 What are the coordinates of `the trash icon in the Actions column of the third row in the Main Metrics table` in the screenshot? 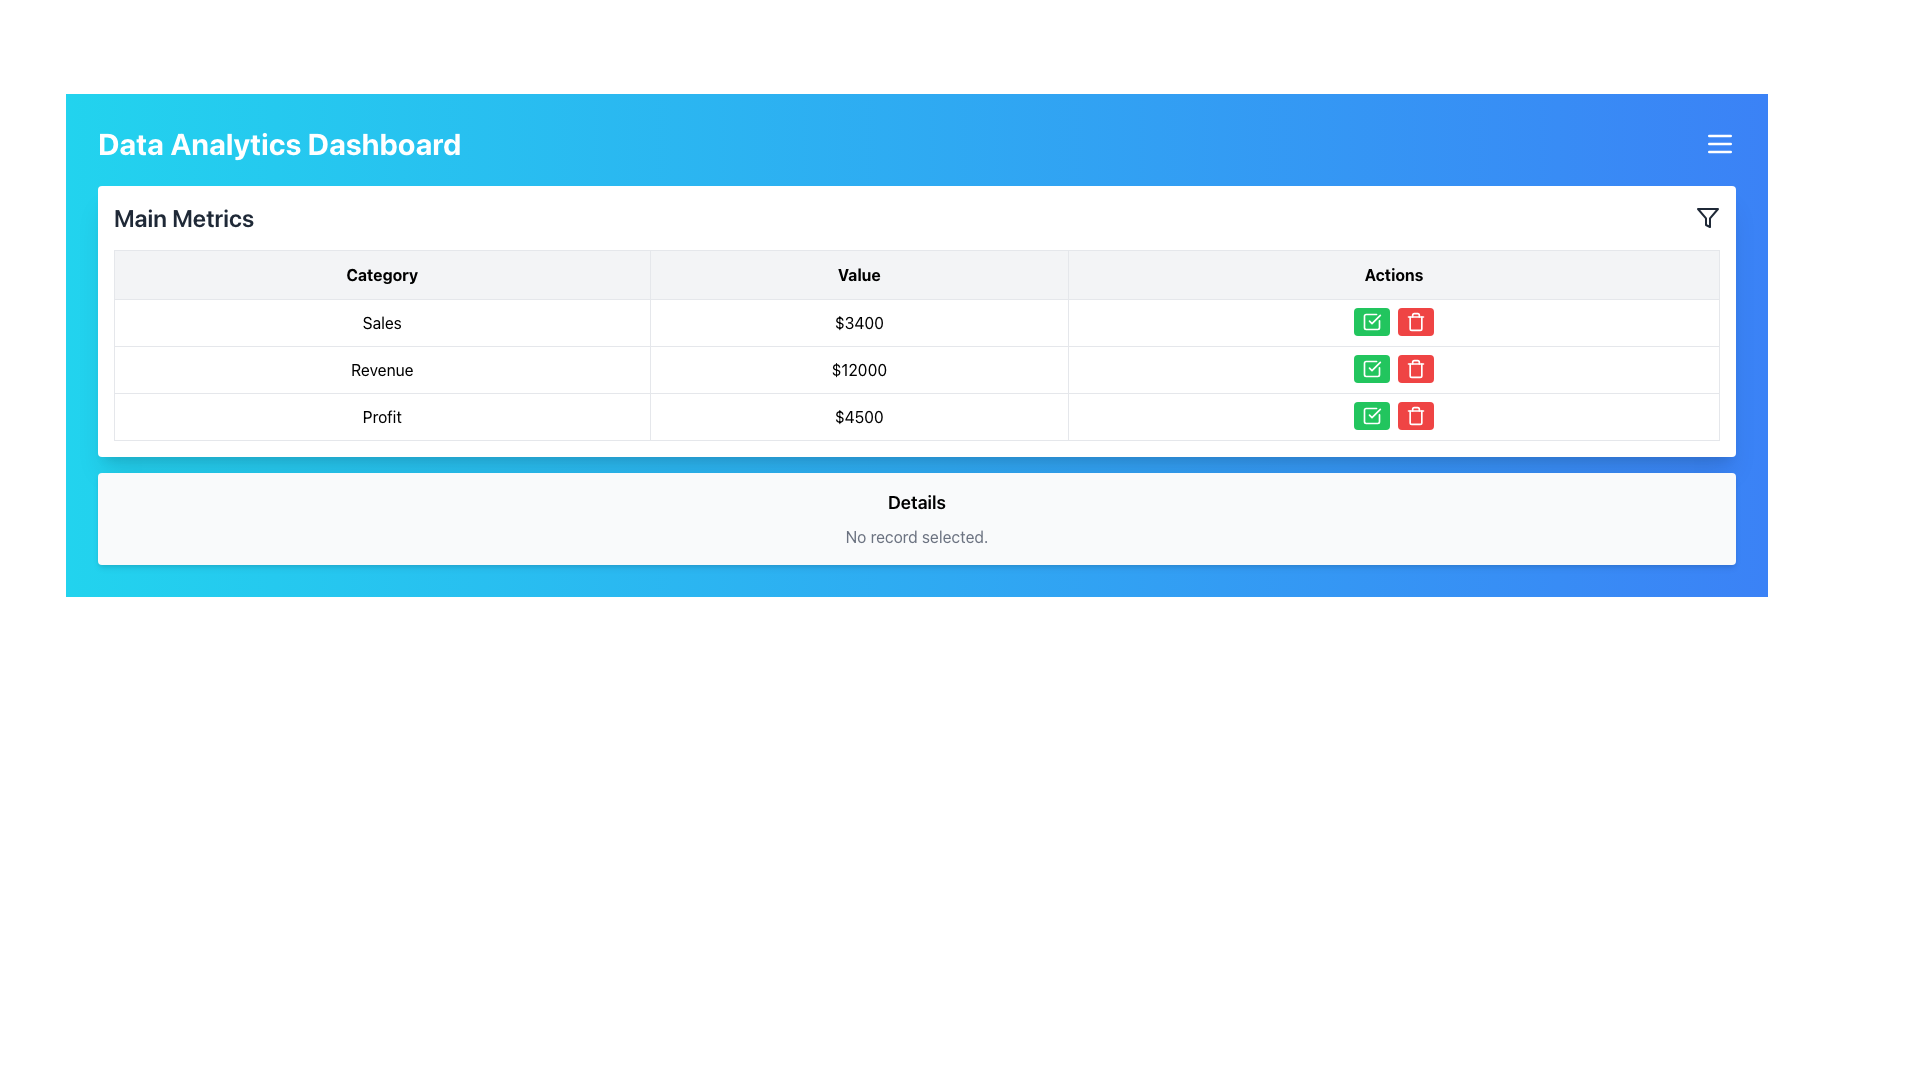 It's located at (1415, 369).